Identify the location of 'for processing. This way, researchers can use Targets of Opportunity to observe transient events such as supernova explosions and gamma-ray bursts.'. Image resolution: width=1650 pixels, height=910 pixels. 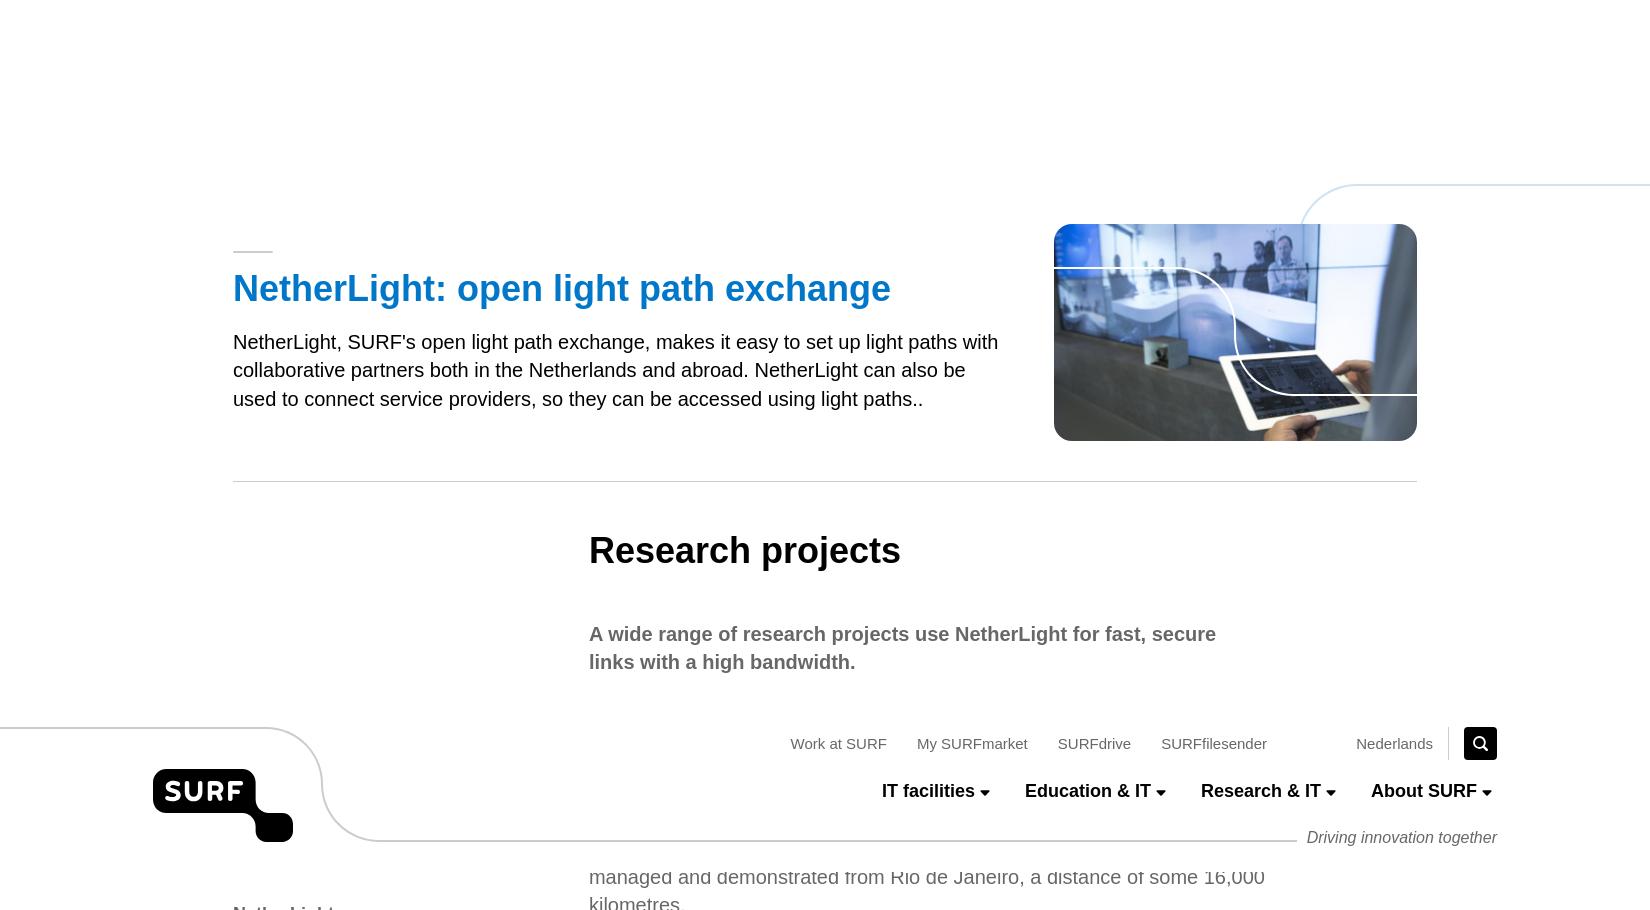
(925, 500).